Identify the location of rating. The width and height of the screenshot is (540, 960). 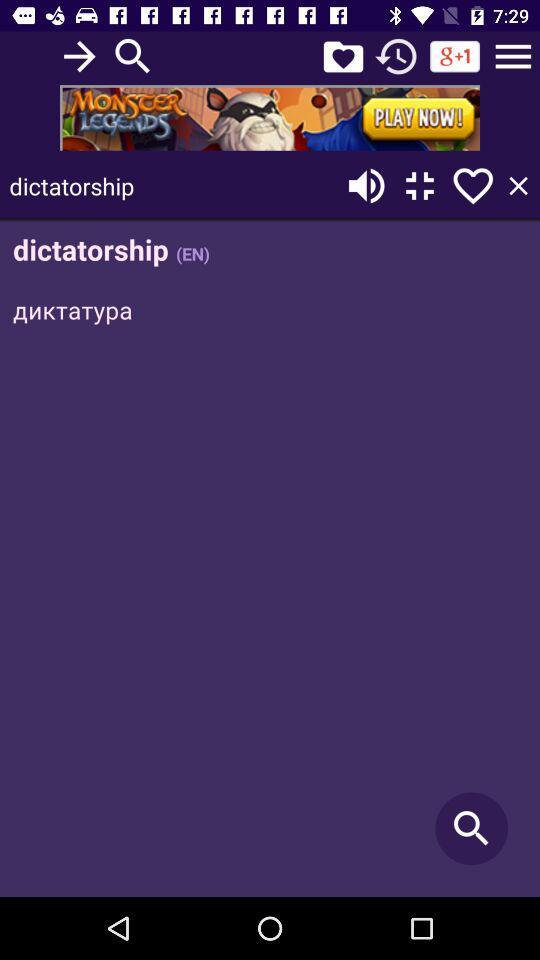
(342, 55).